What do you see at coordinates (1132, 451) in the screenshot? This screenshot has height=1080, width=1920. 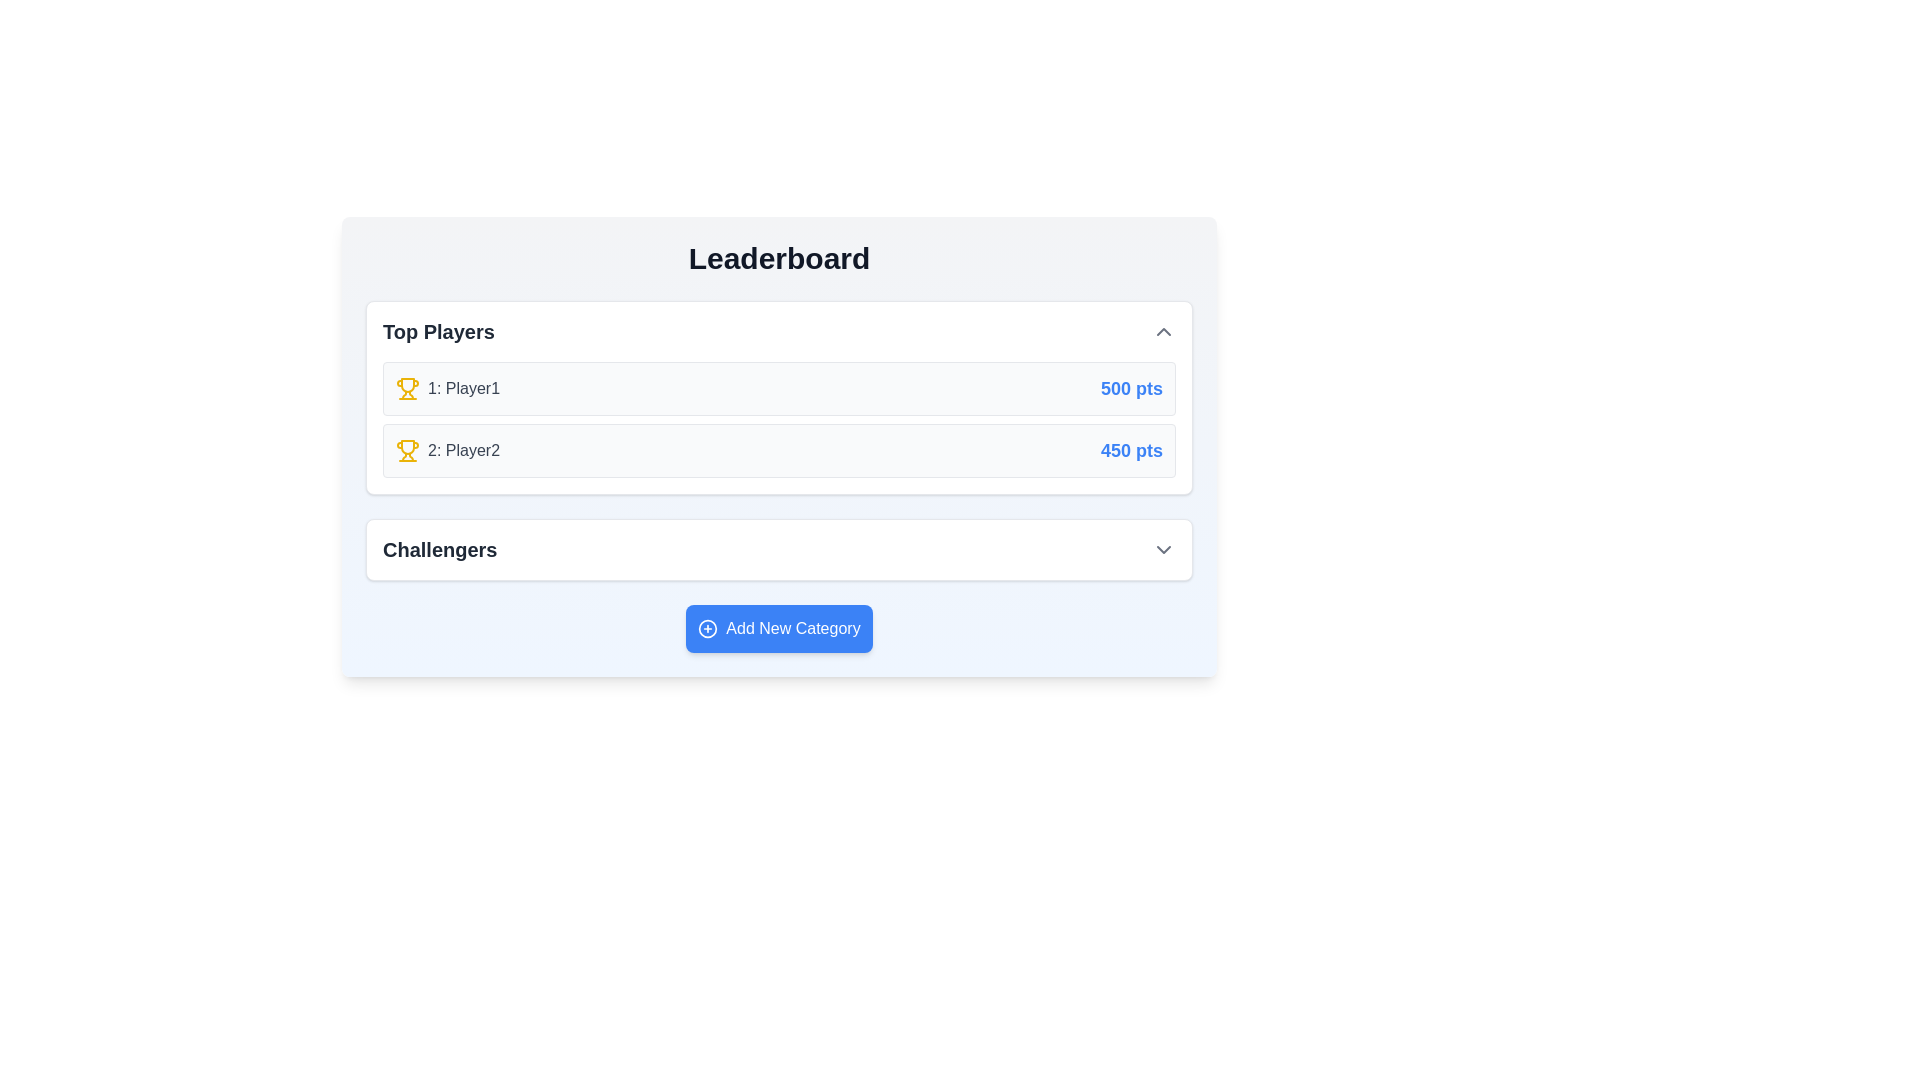 I see `the static text displaying '450 pts' in large bold blue font, located in the second player row of the leaderboard section, aligned towards the right edge` at bounding box center [1132, 451].